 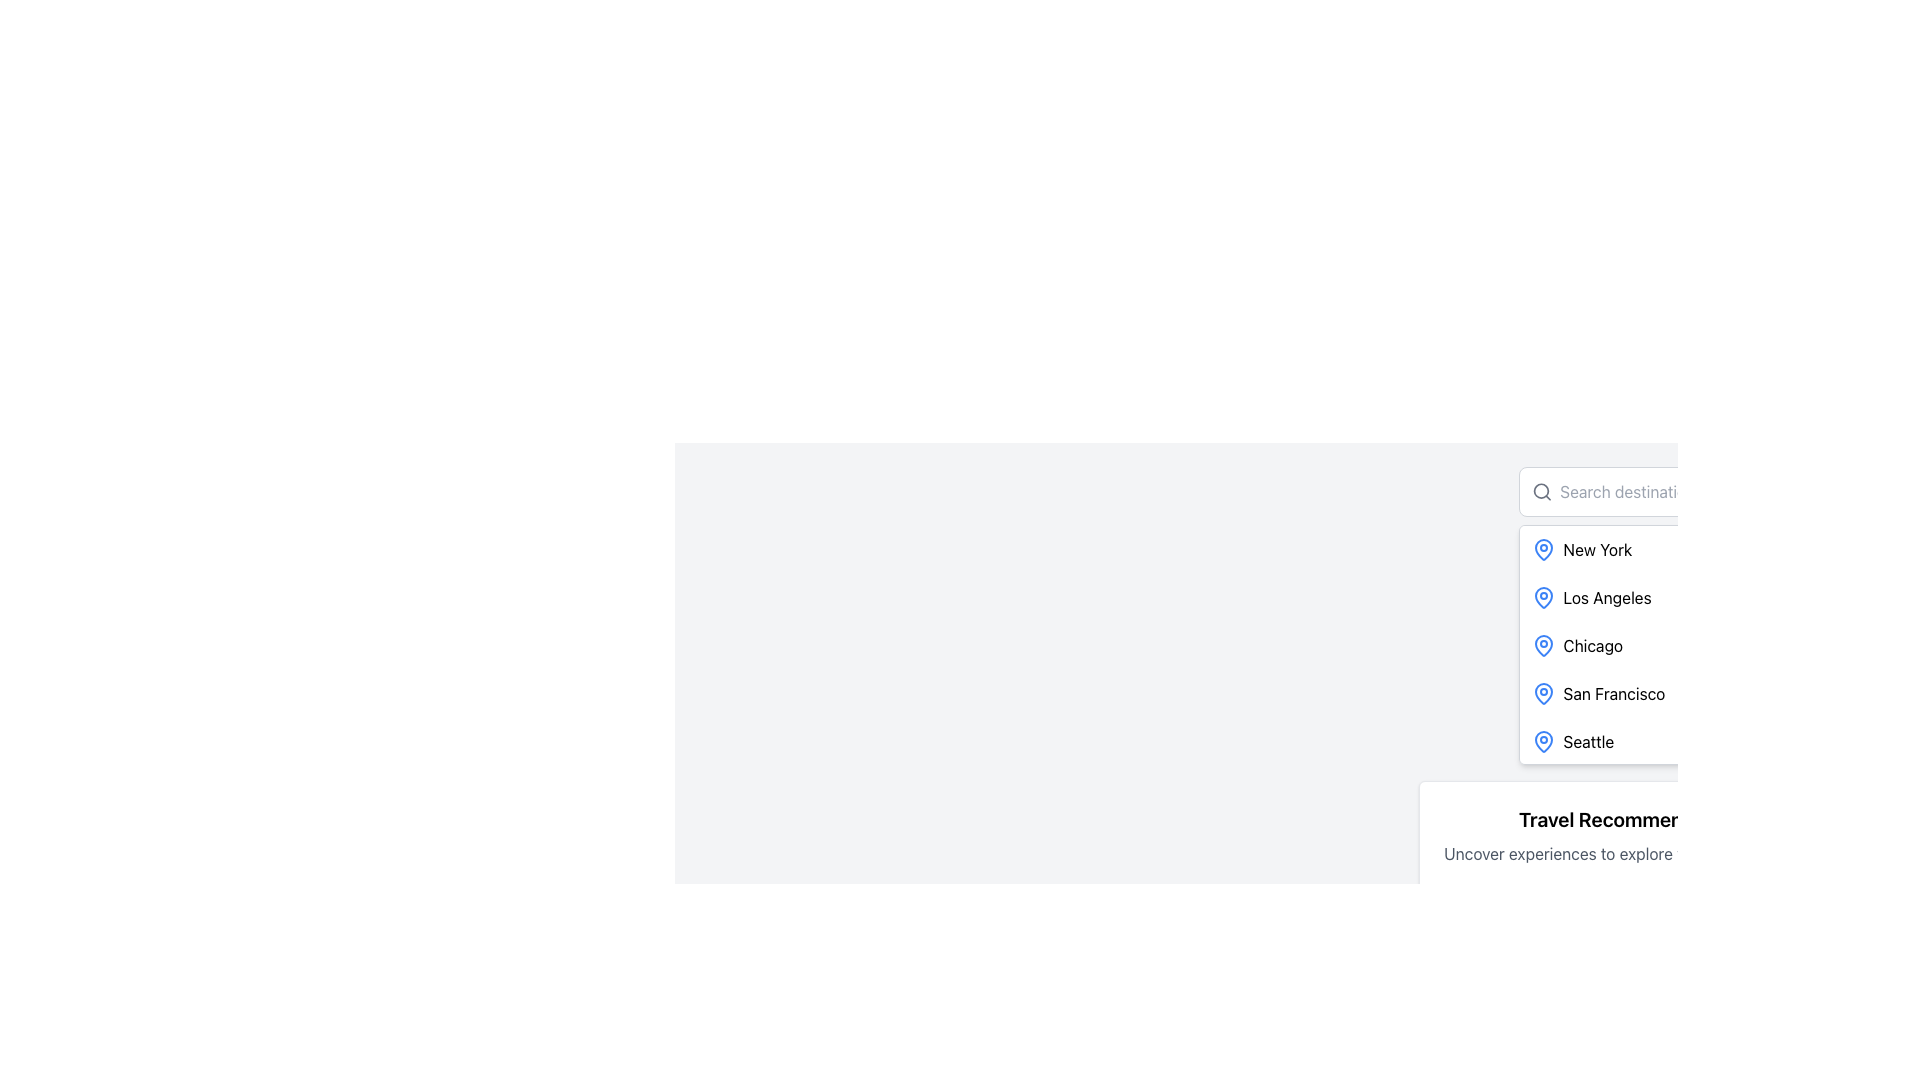 What do you see at coordinates (1542, 596) in the screenshot?
I see `the blue outlined map pin icon next to 'Los Angeles'` at bounding box center [1542, 596].